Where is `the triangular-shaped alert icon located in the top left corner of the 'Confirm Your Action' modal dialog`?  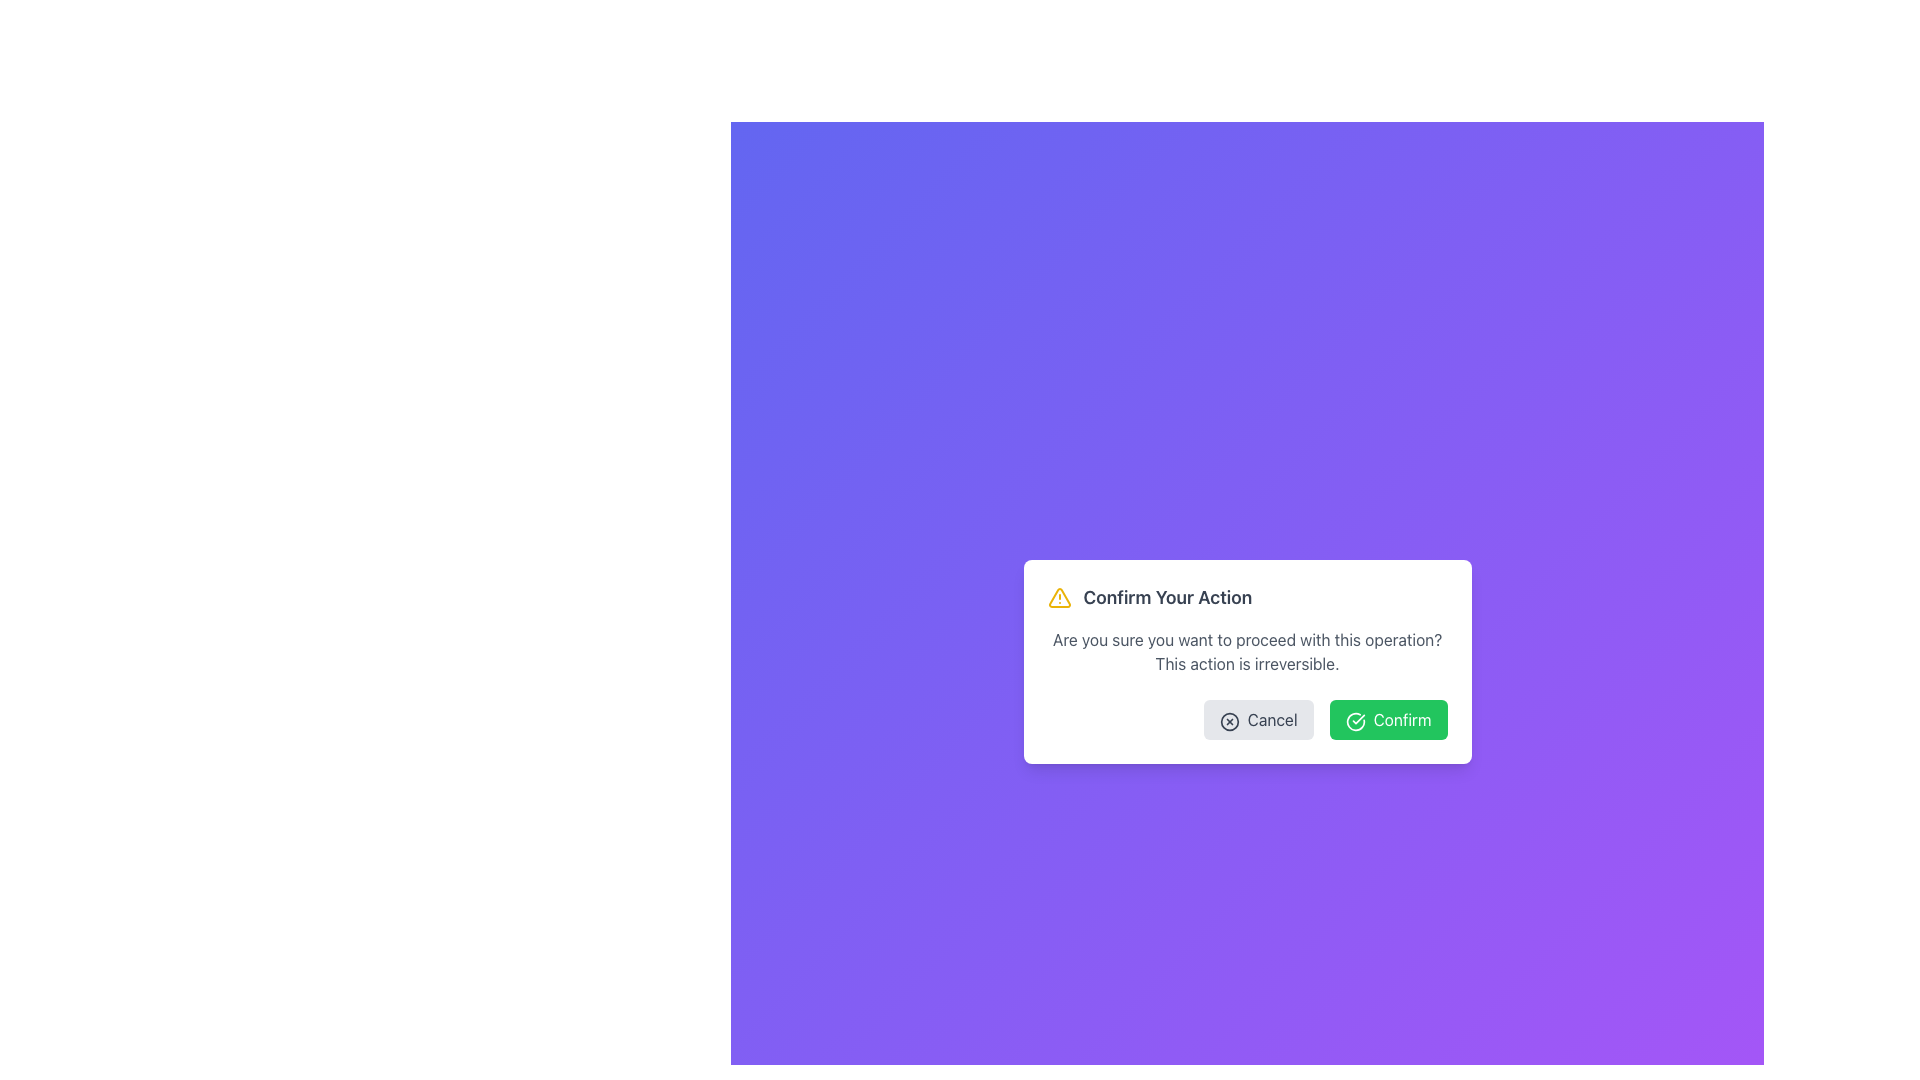
the triangular-shaped alert icon located in the top left corner of the 'Confirm Your Action' modal dialog is located at coordinates (1058, 596).